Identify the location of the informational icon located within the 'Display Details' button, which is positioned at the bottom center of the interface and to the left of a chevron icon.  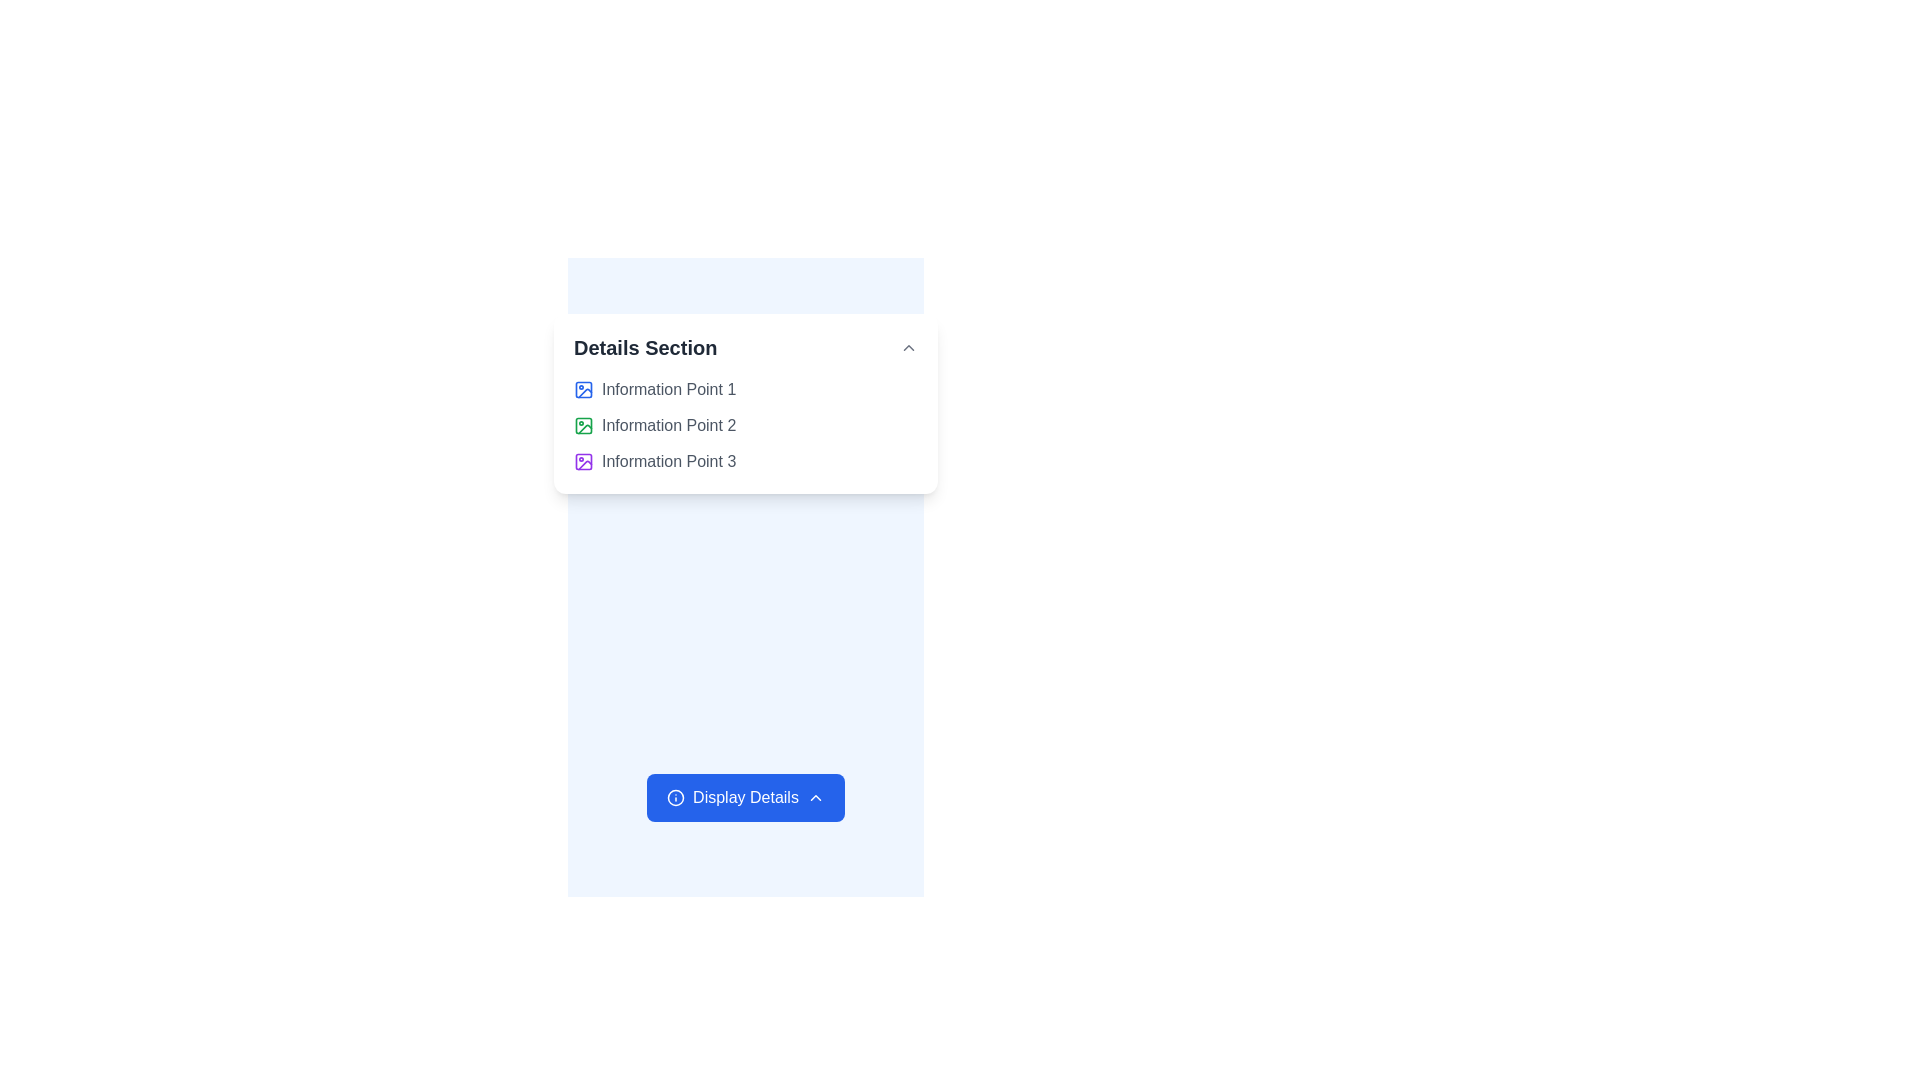
(676, 797).